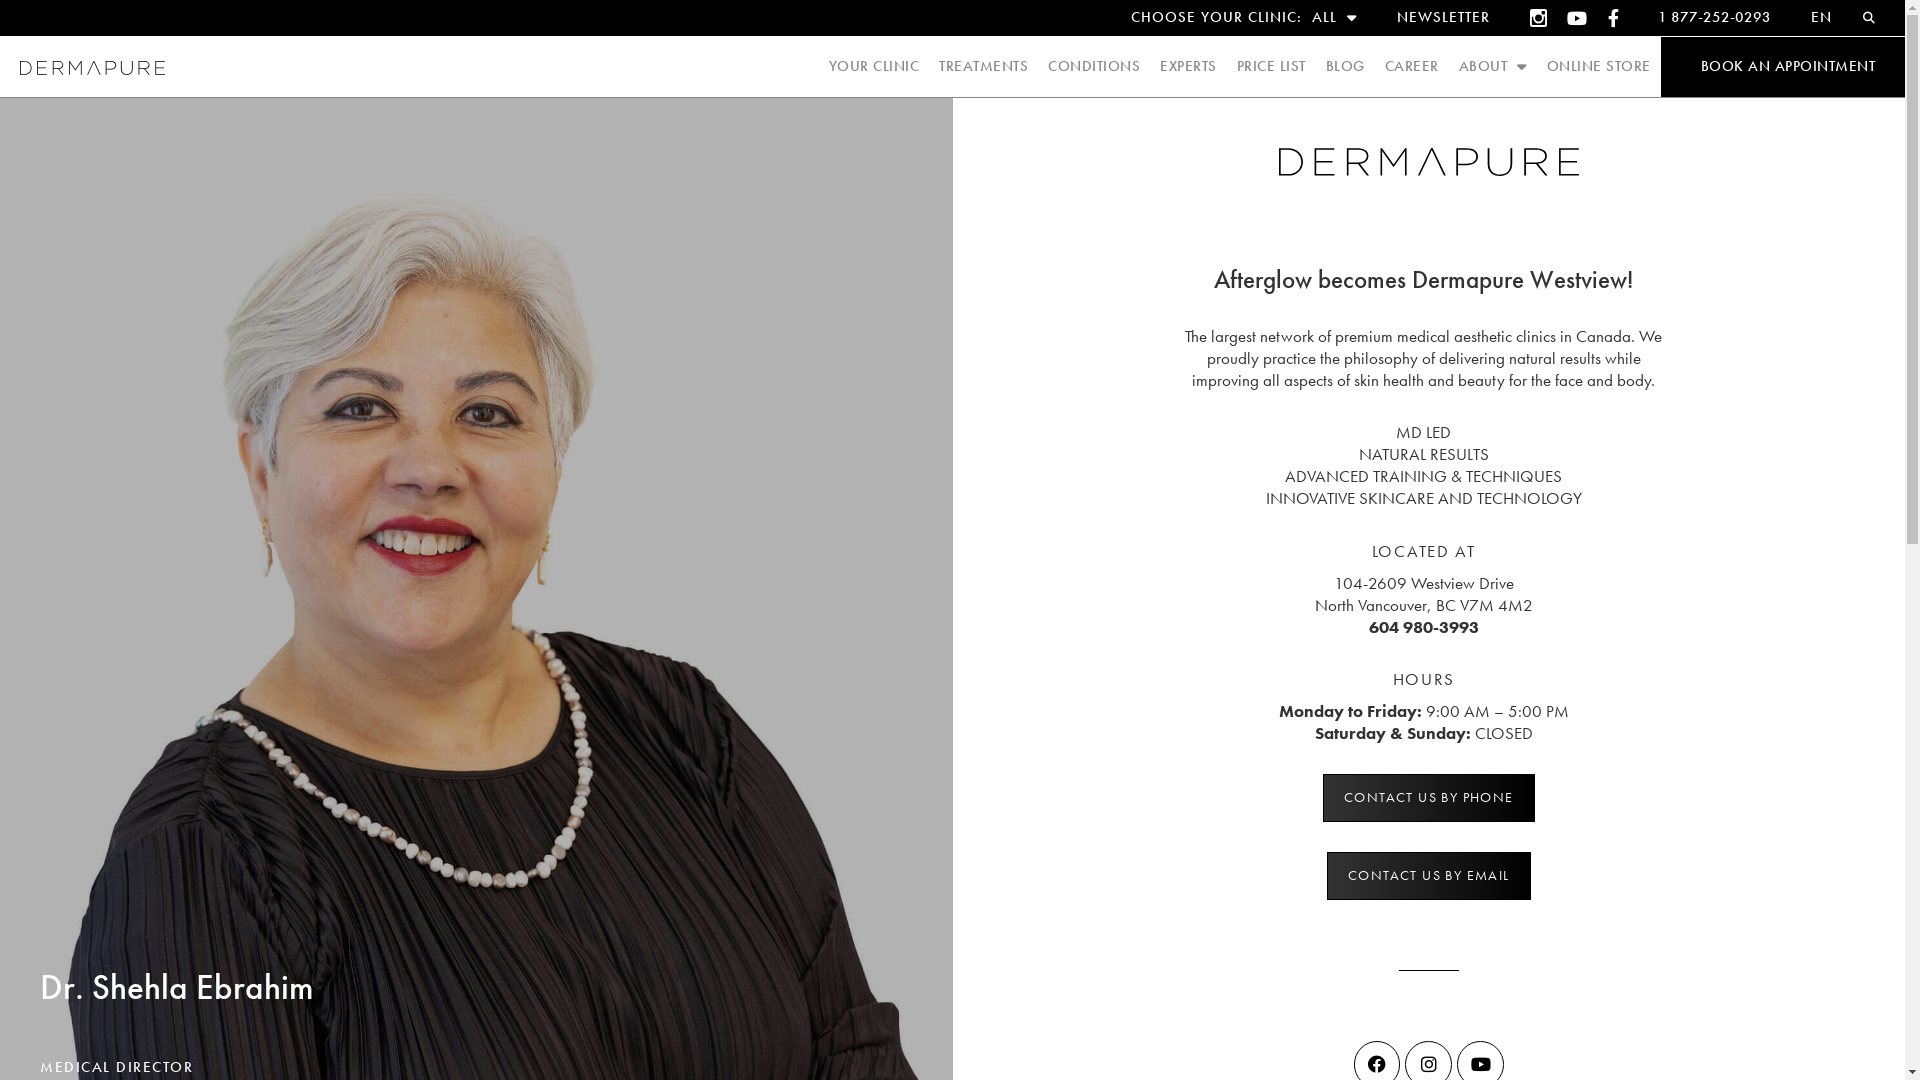 The height and width of the screenshot is (1080, 1920). Describe the element at coordinates (1544, 65) in the screenshot. I see `'ONLINE STORE'` at that location.